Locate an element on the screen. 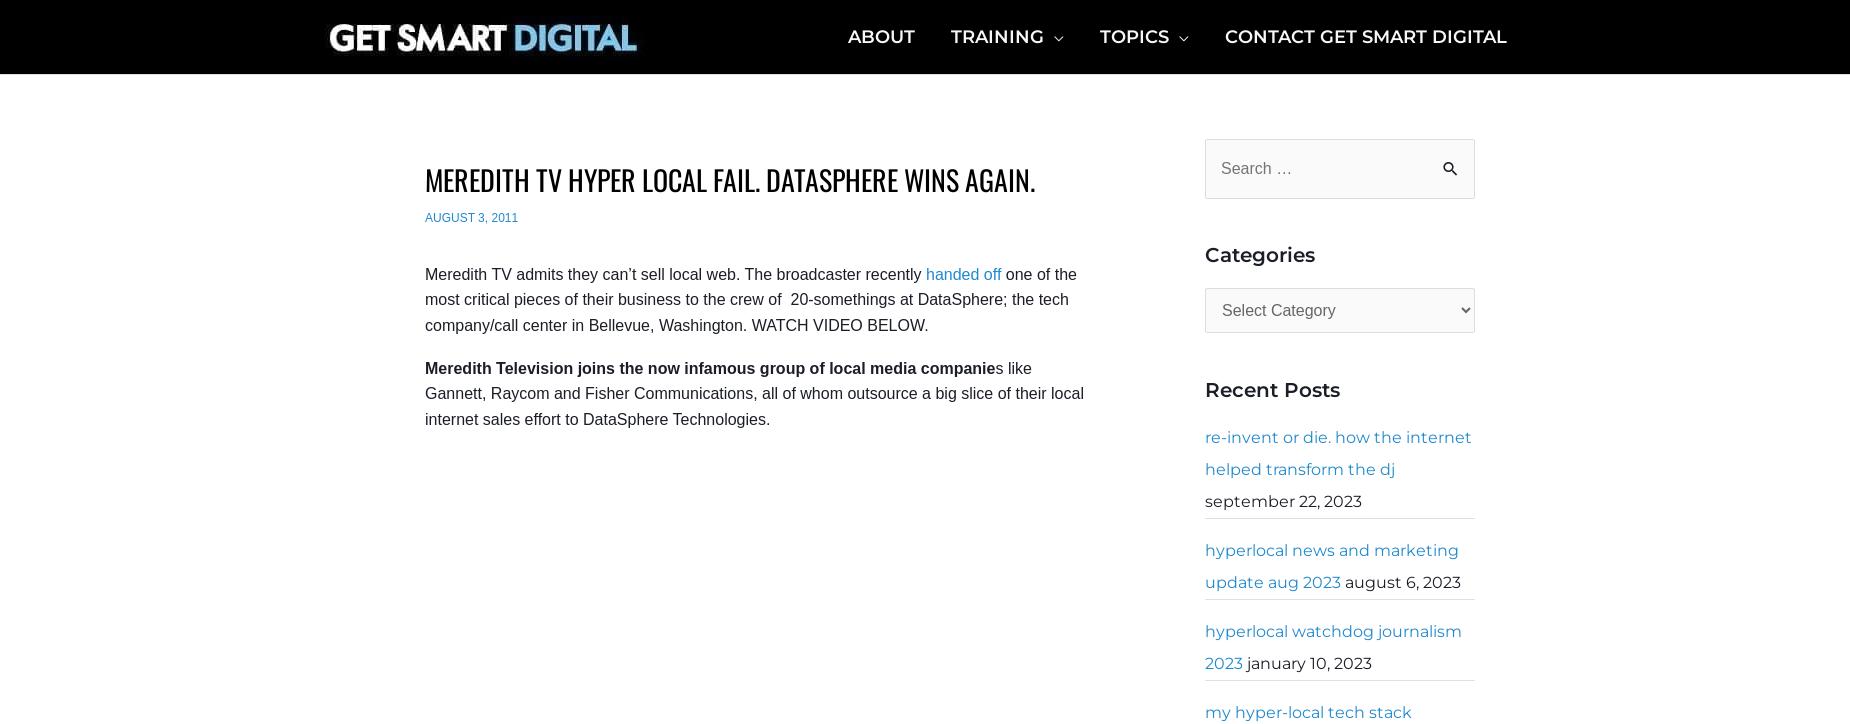 The width and height of the screenshot is (1850, 724). 'Recent Posts' is located at coordinates (1271, 389).